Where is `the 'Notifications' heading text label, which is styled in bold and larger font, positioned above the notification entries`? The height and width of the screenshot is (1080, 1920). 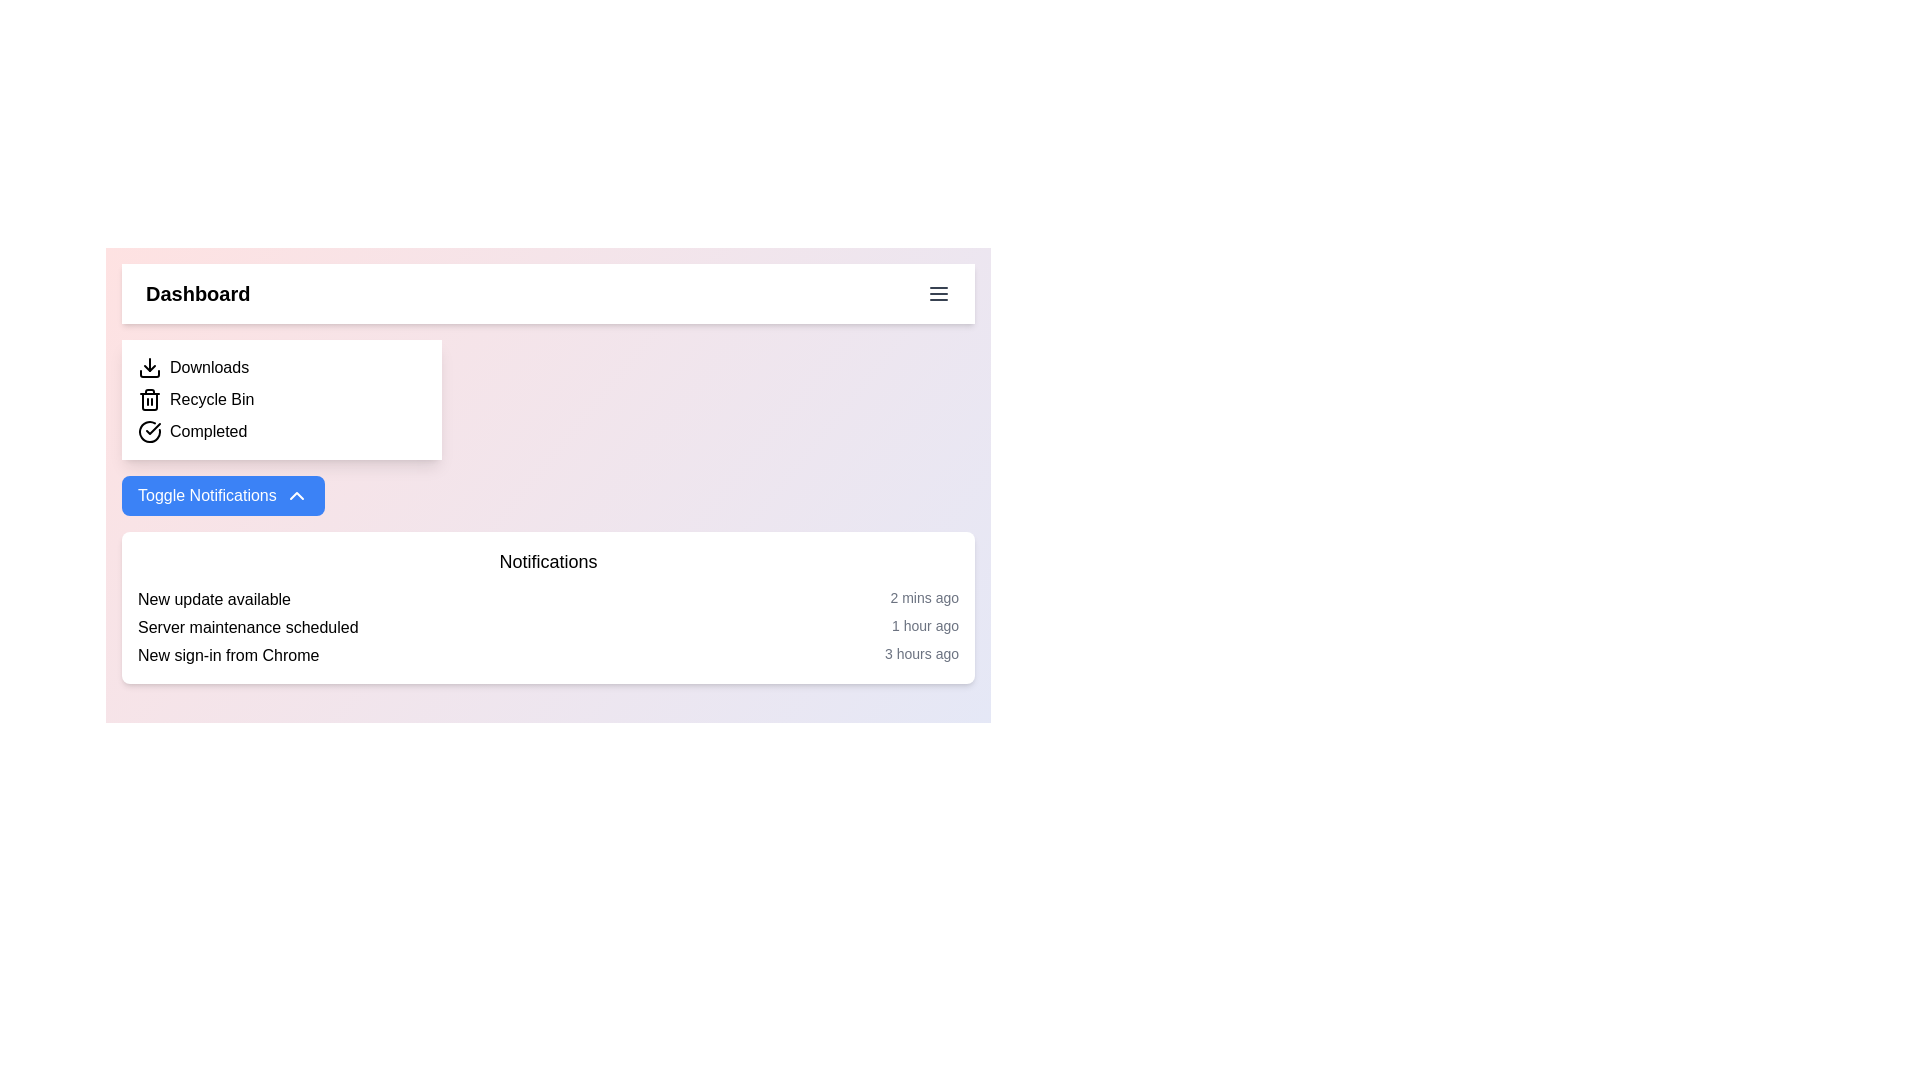
the 'Notifications' heading text label, which is styled in bold and larger font, positioned above the notification entries is located at coordinates (548, 562).